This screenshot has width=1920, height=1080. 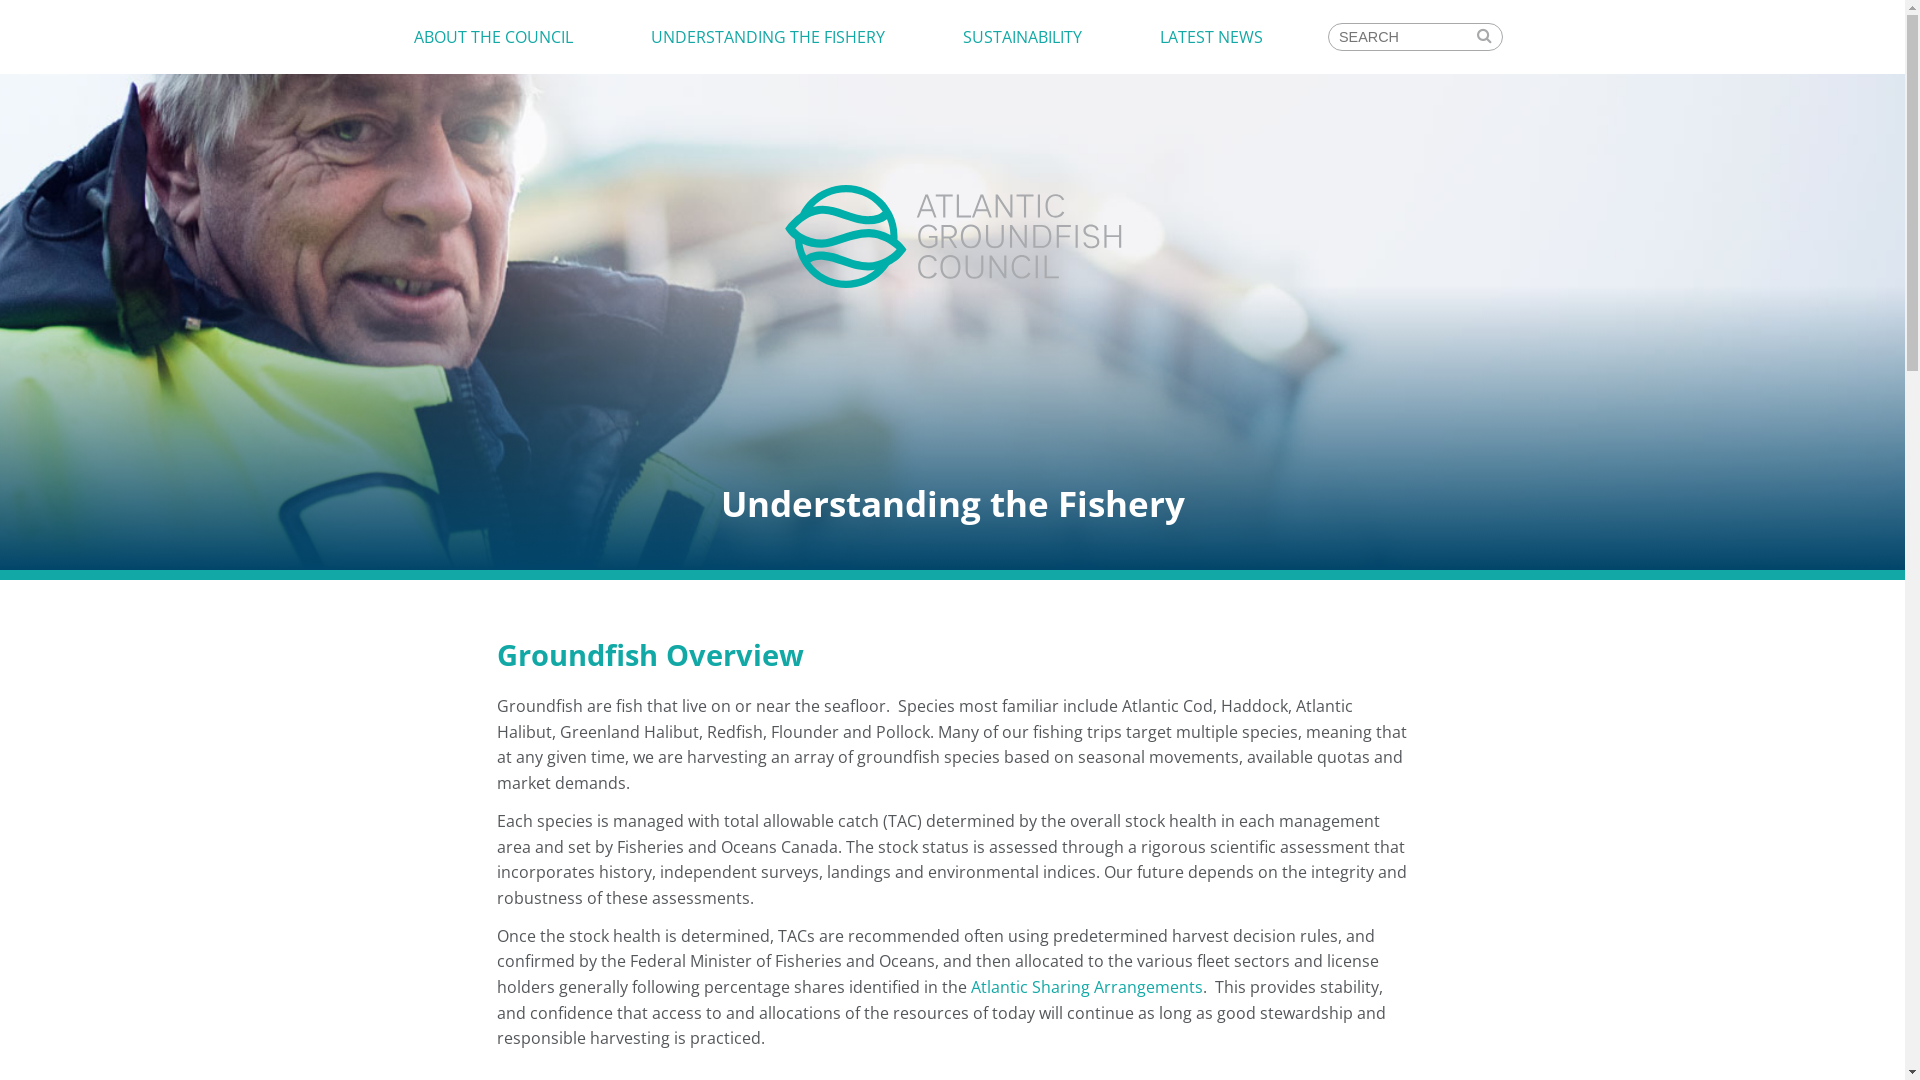 What do you see at coordinates (1022, 37) in the screenshot?
I see `'SUSTAINABILITY'` at bounding box center [1022, 37].